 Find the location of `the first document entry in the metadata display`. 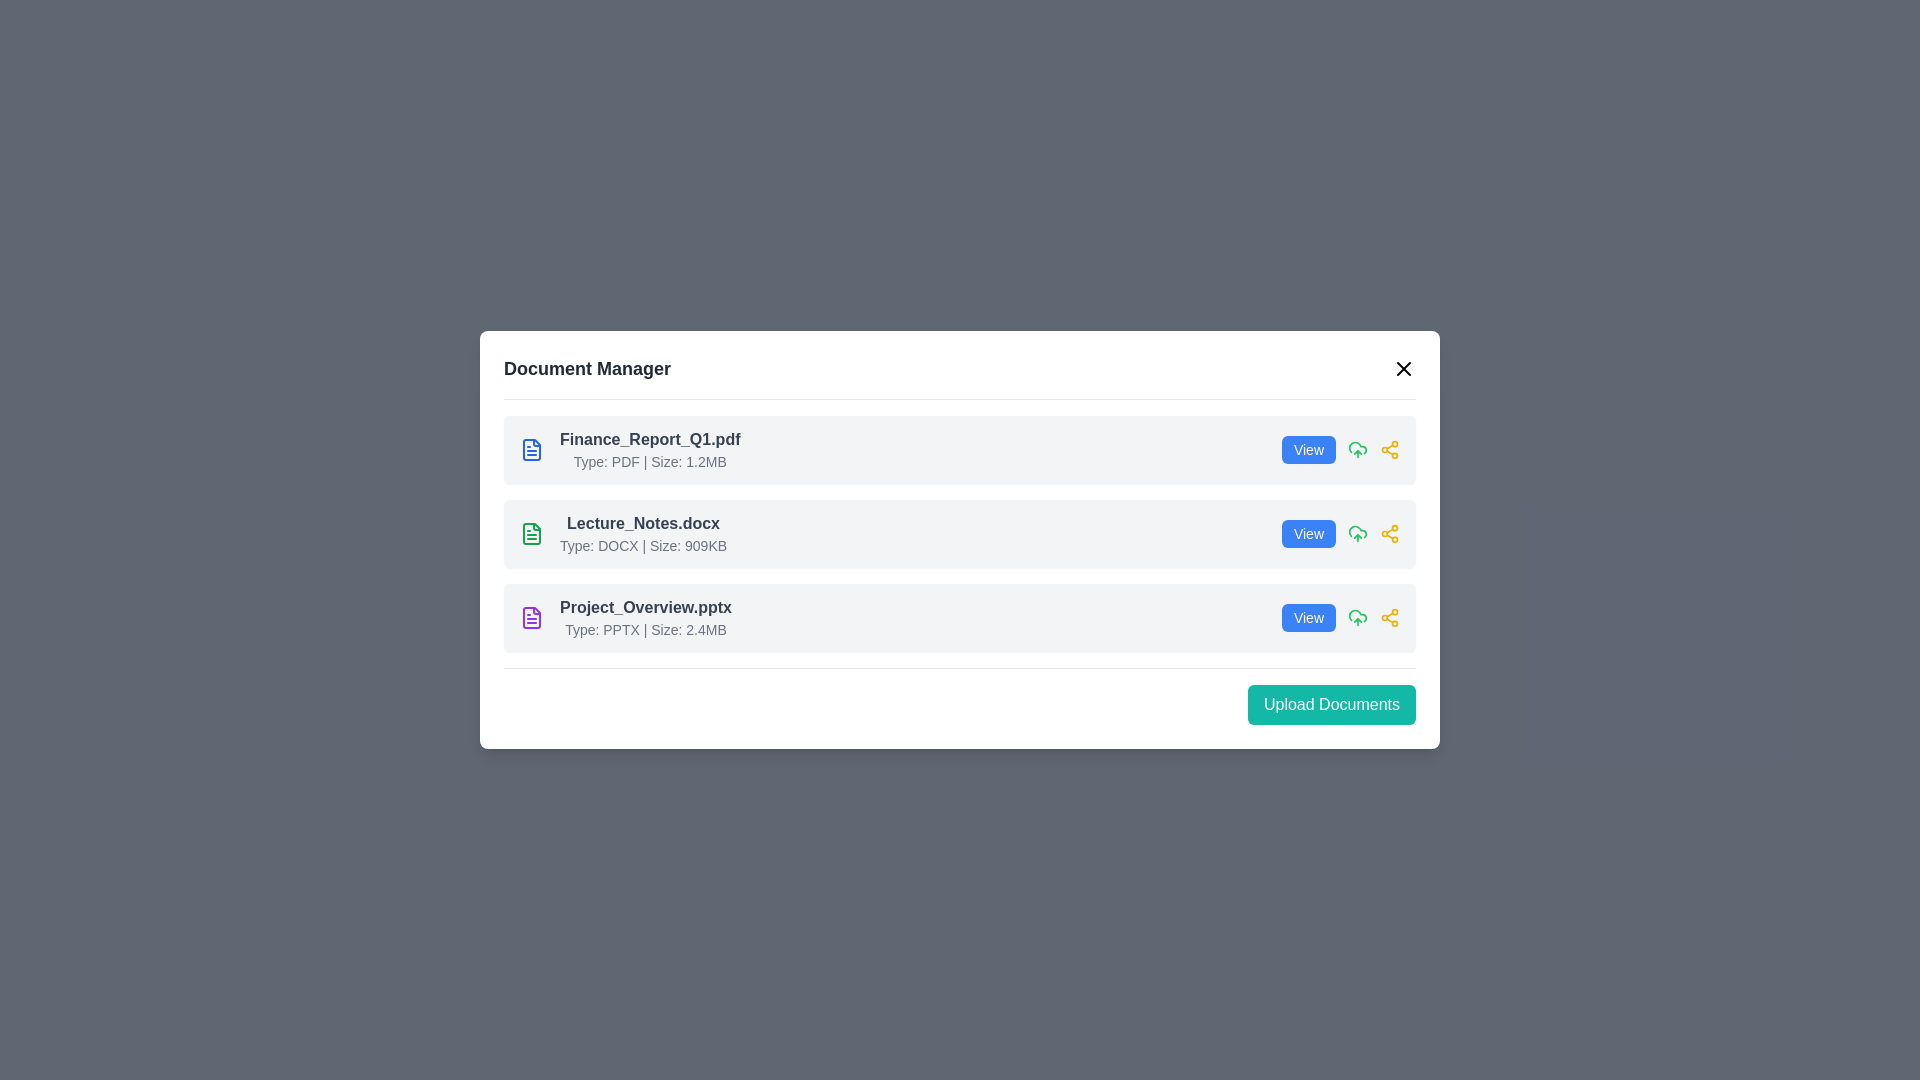

the first document entry in the metadata display is located at coordinates (650, 450).